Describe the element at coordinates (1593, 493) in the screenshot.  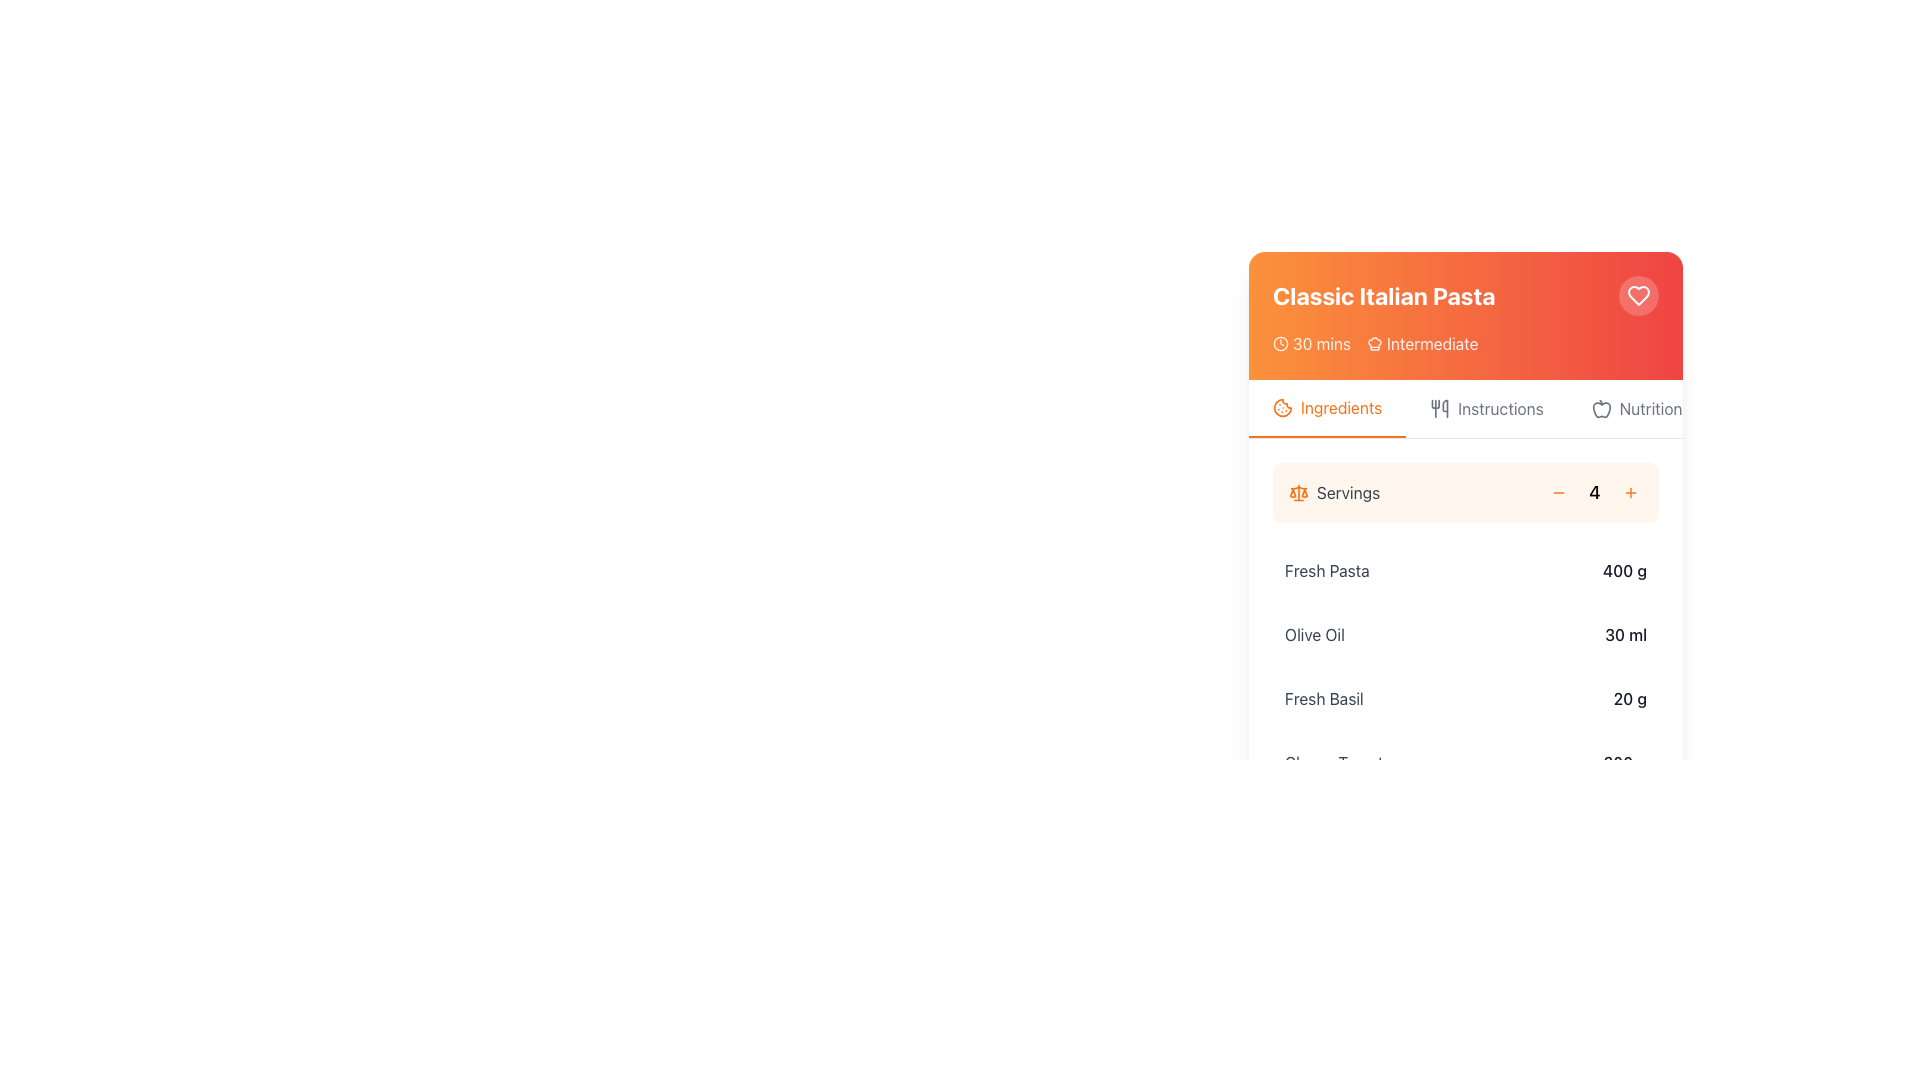
I see `the text display showing the number '4', which is centered within an orange-themed layout and located in the 'Servings' control group of the ingredient card` at that location.